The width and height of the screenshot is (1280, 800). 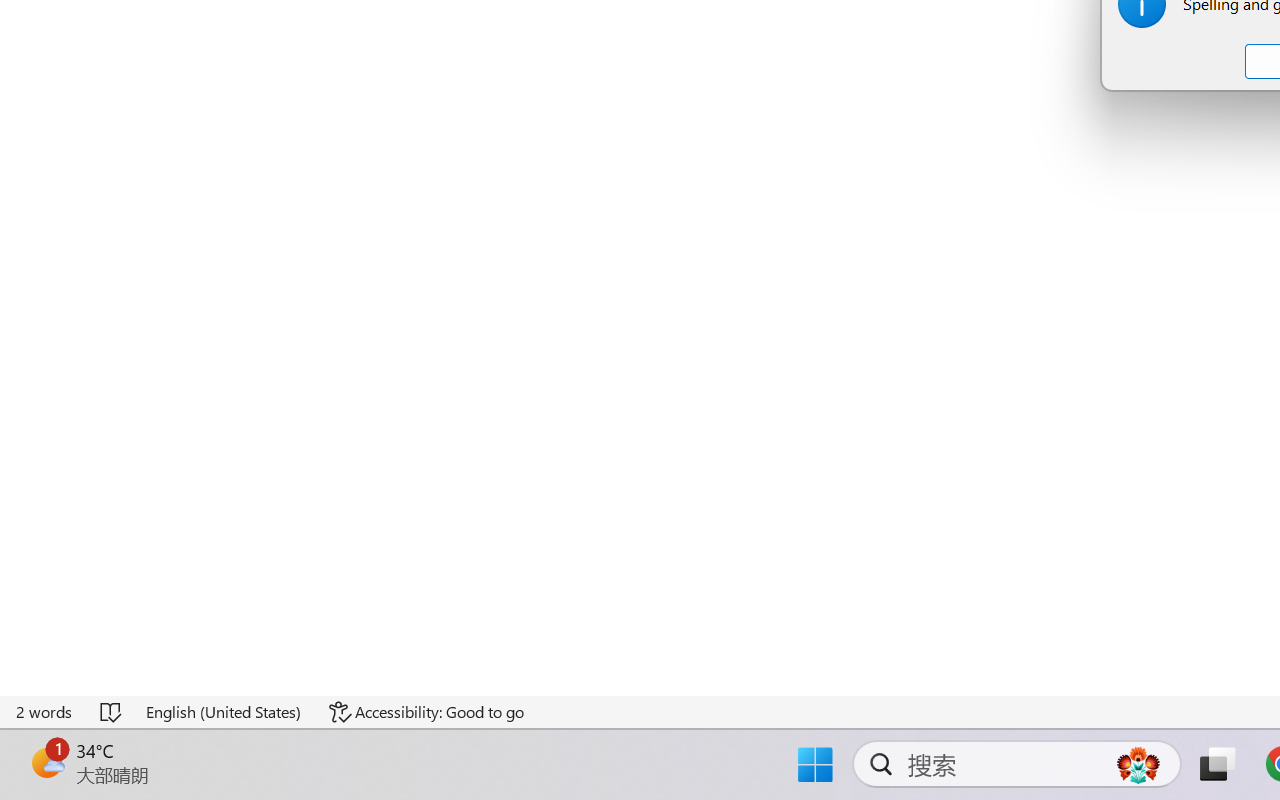 What do you see at coordinates (1138, 764) in the screenshot?
I see `'AutomationID: DynamicSearchBoxGleamImage'` at bounding box center [1138, 764].